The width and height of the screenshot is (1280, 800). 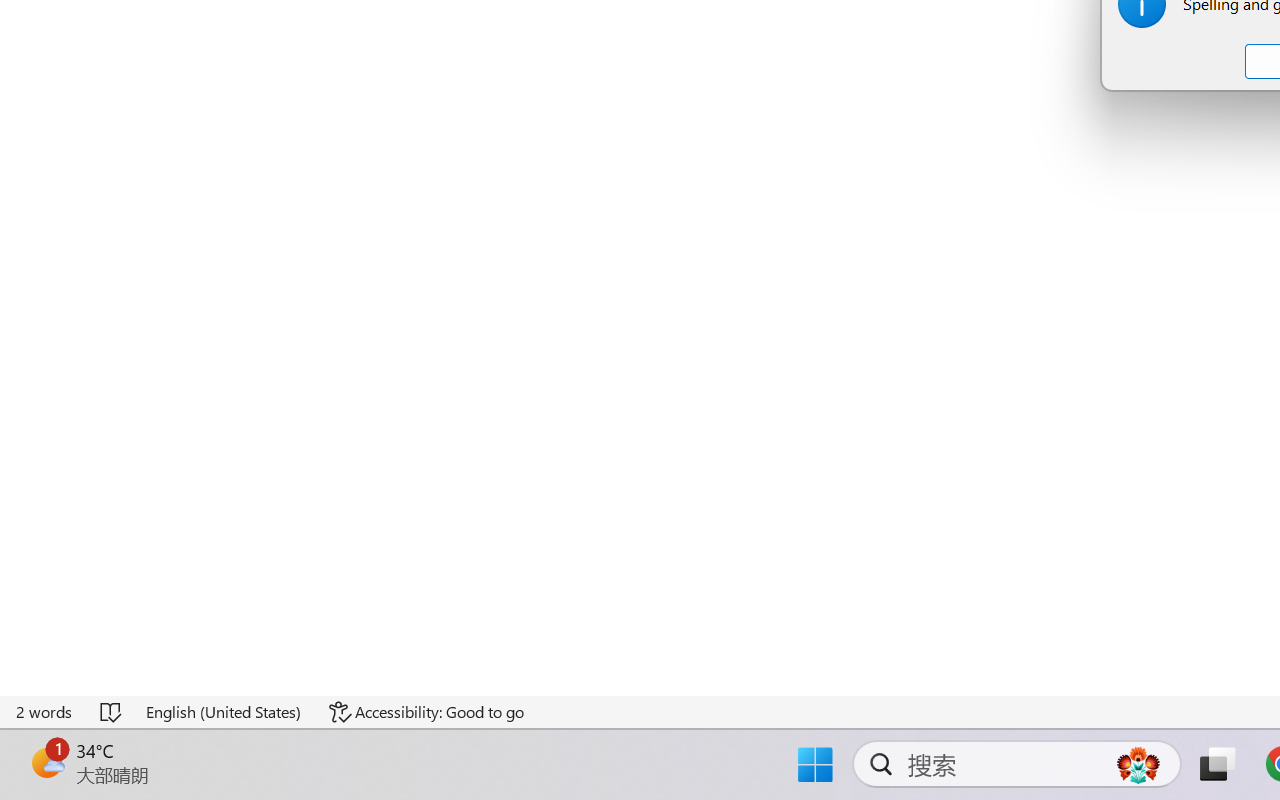 What do you see at coordinates (1138, 764) in the screenshot?
I see `'AutomationID: DynamicSearchBoxGleamImage'` at bounding box center [1138, 764].